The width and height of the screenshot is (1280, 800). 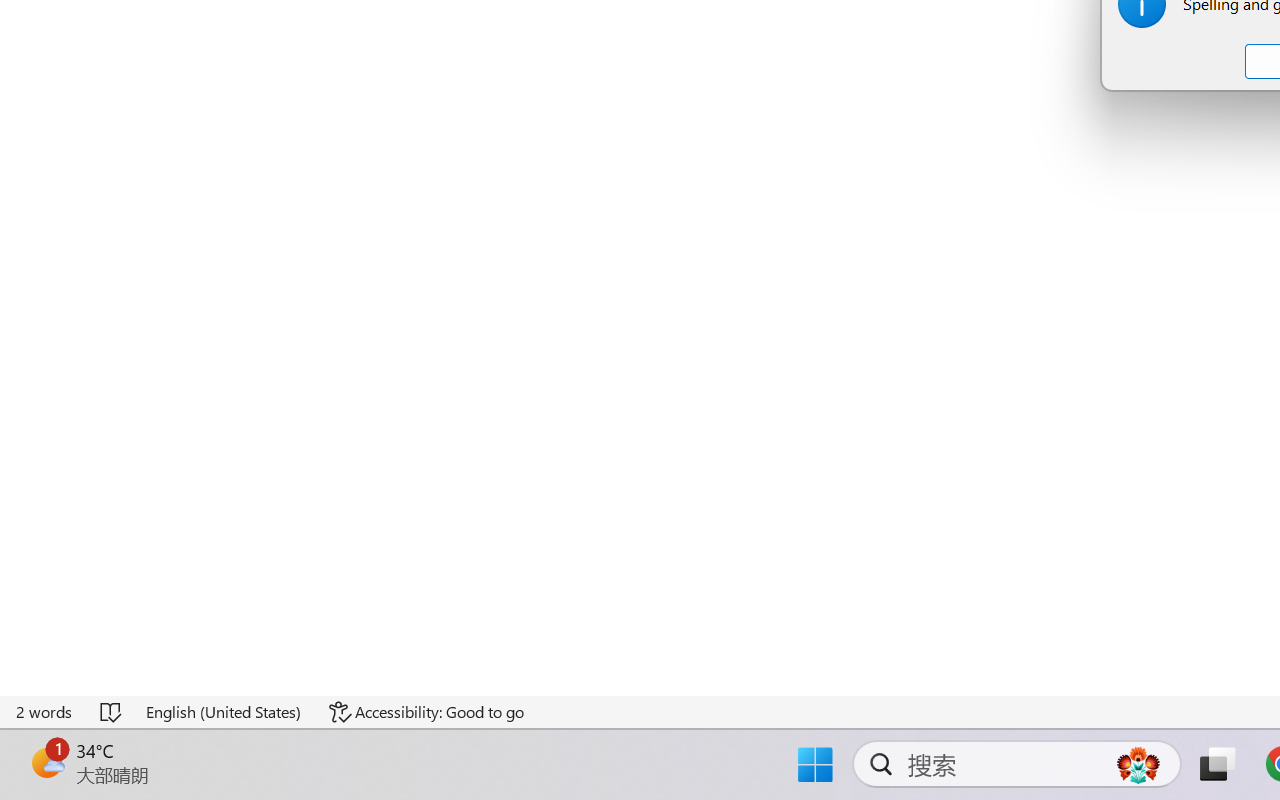 What do you see at coordinates (1138, 764) in the screenshot?
I see `'AutomationID: DynamicSearchBoxGleamImage'` at bounding box center [1138, 764].